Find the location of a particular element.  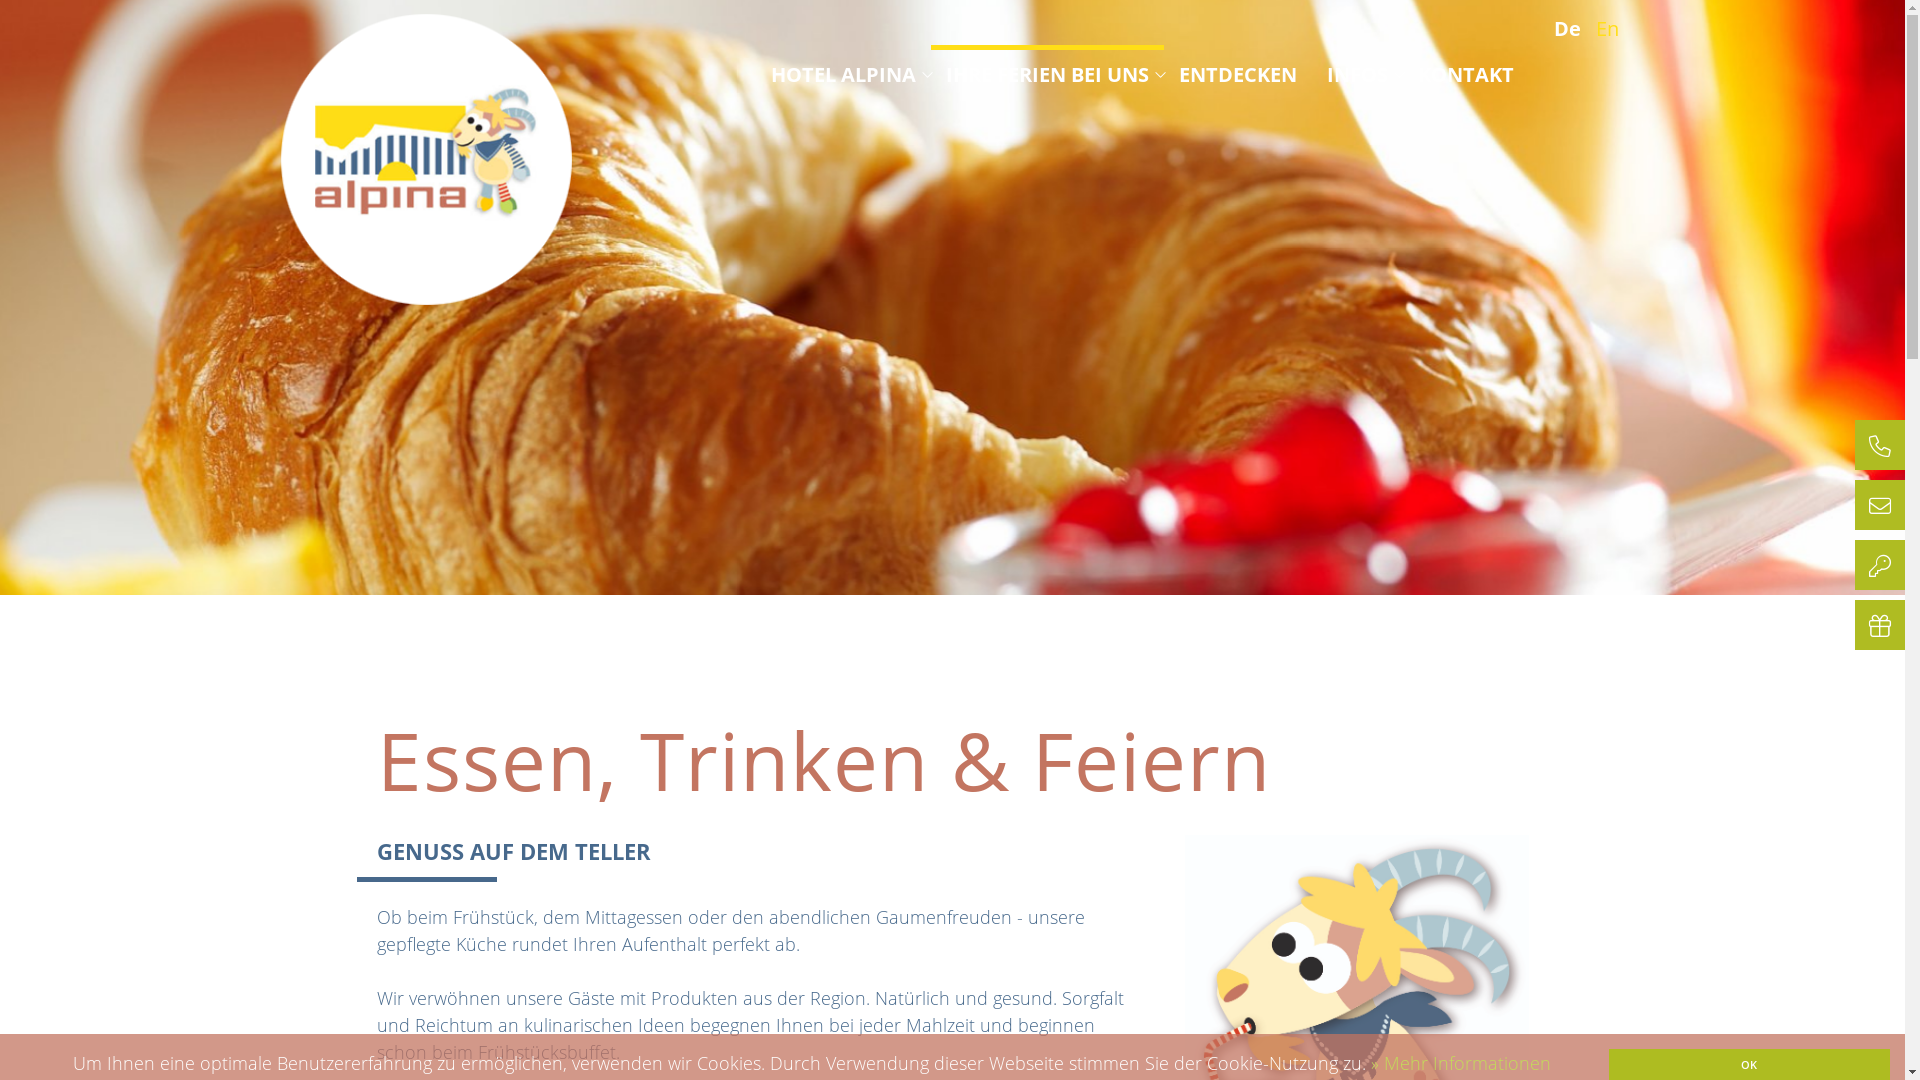

'Hotel Alpina Adelboden' is located at coordinates (425, 158).